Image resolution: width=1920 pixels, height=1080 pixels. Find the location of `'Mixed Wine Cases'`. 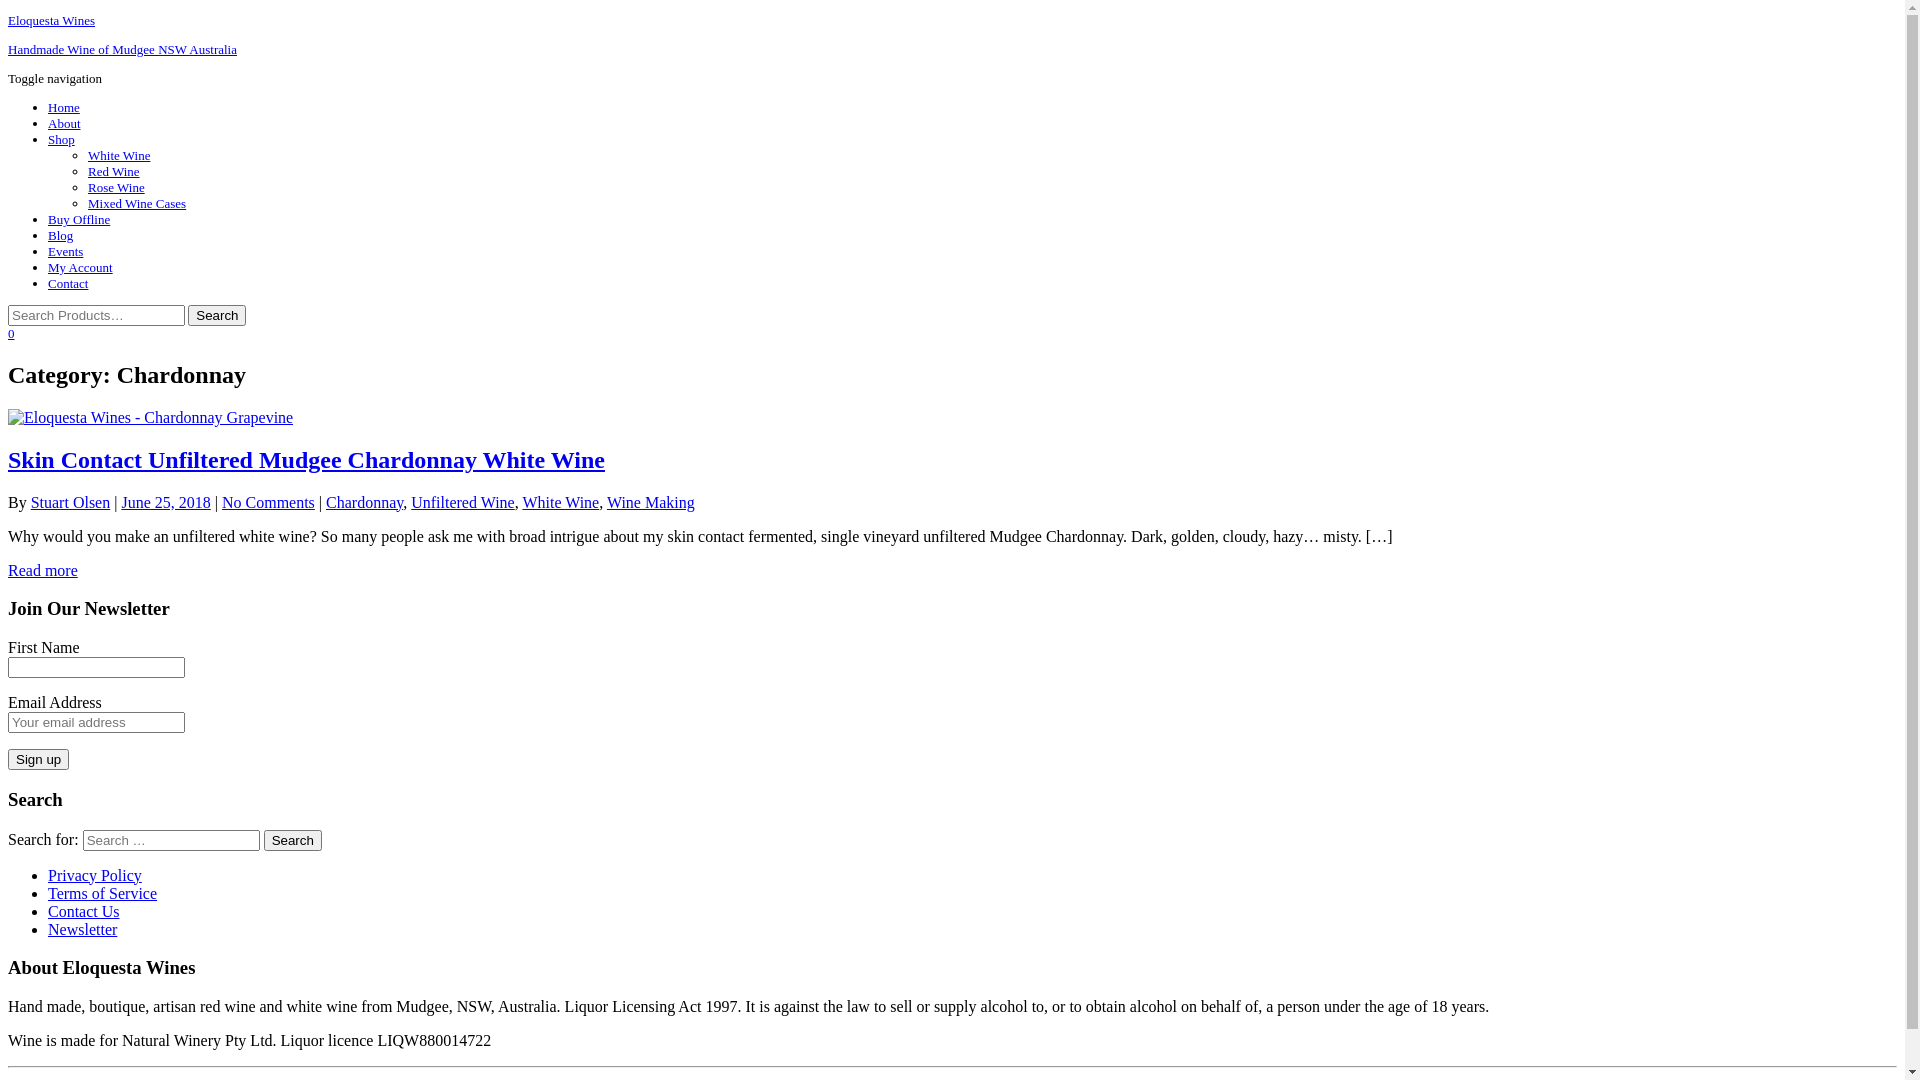

'Mixed Wine Cases' is located at coordinates (86, 203).